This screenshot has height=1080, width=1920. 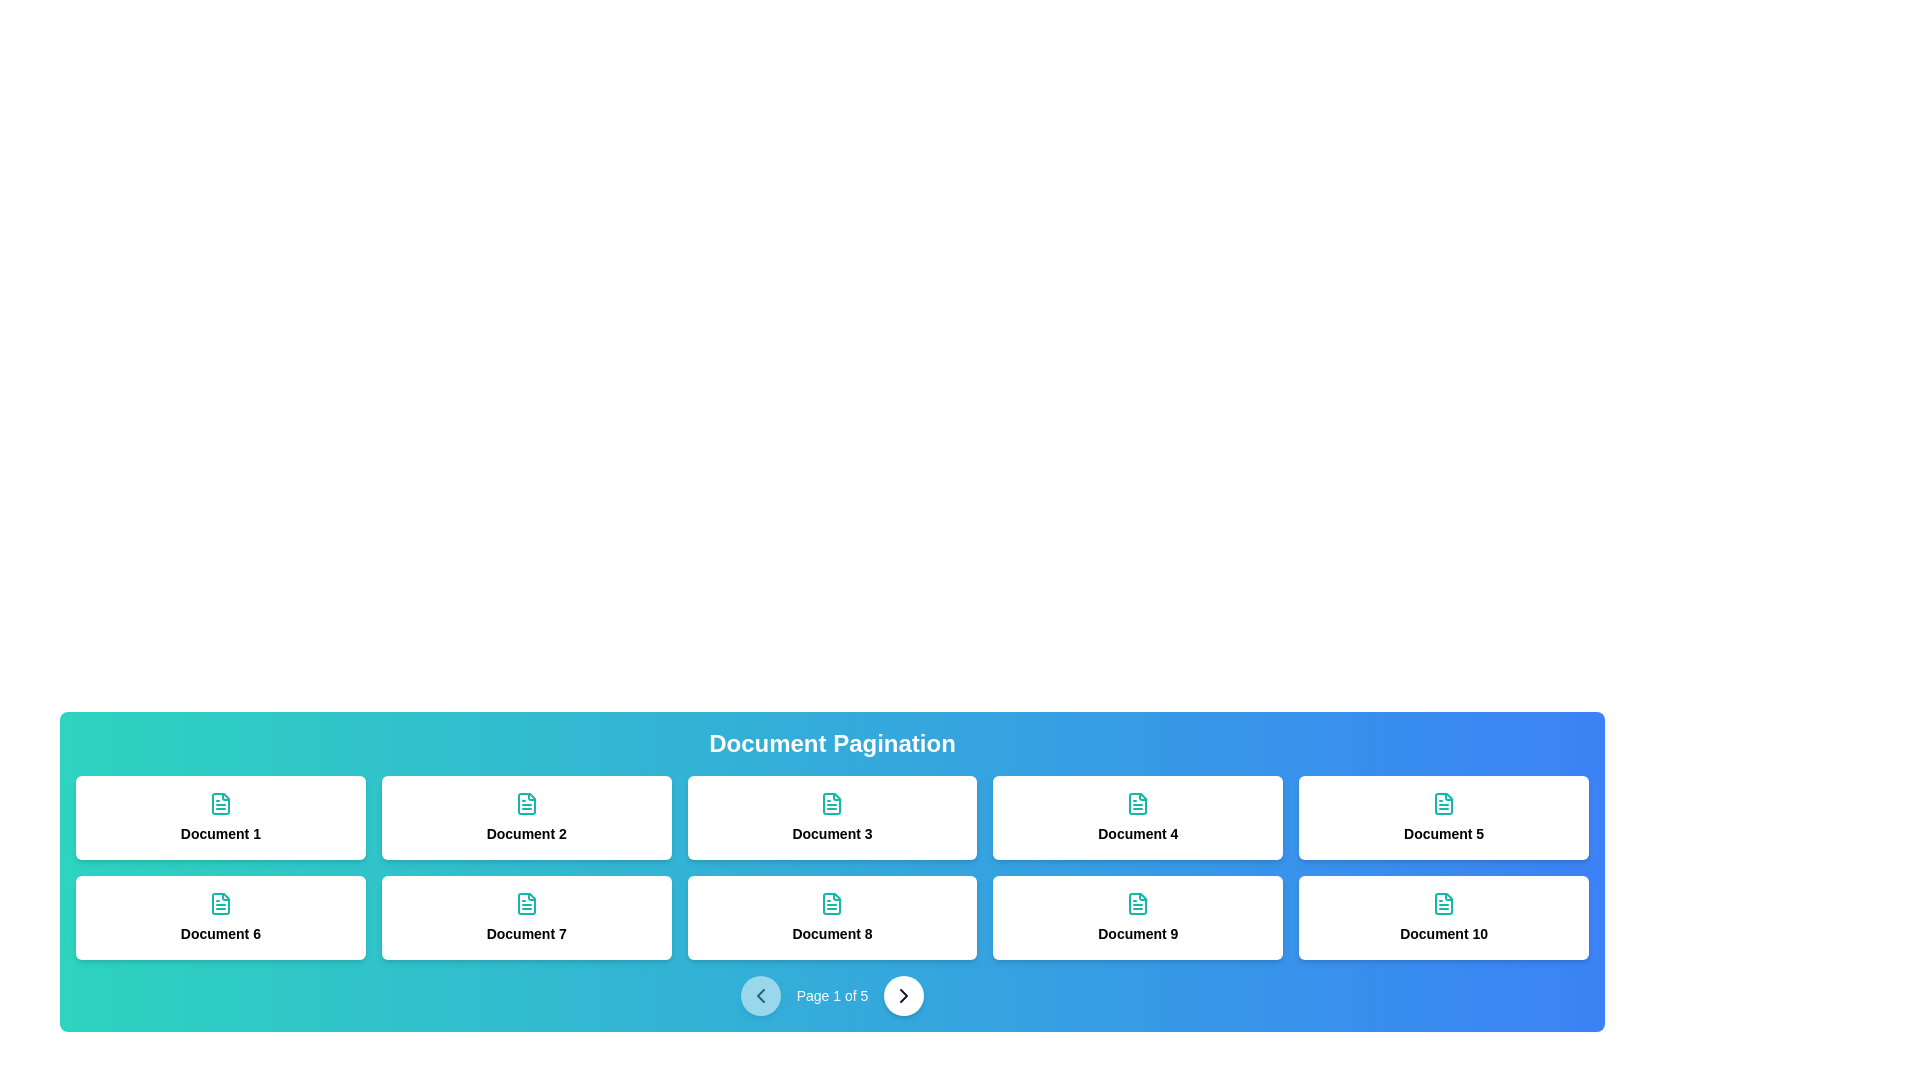 What do you see at coordinates (1444, 833) in the screenshot?
I see `text of the label that identifies the document associated with the fifth card in the first row of a 2x5 grid layout, located in the top-right section below the document icon` at bounding box center [1444, 833].